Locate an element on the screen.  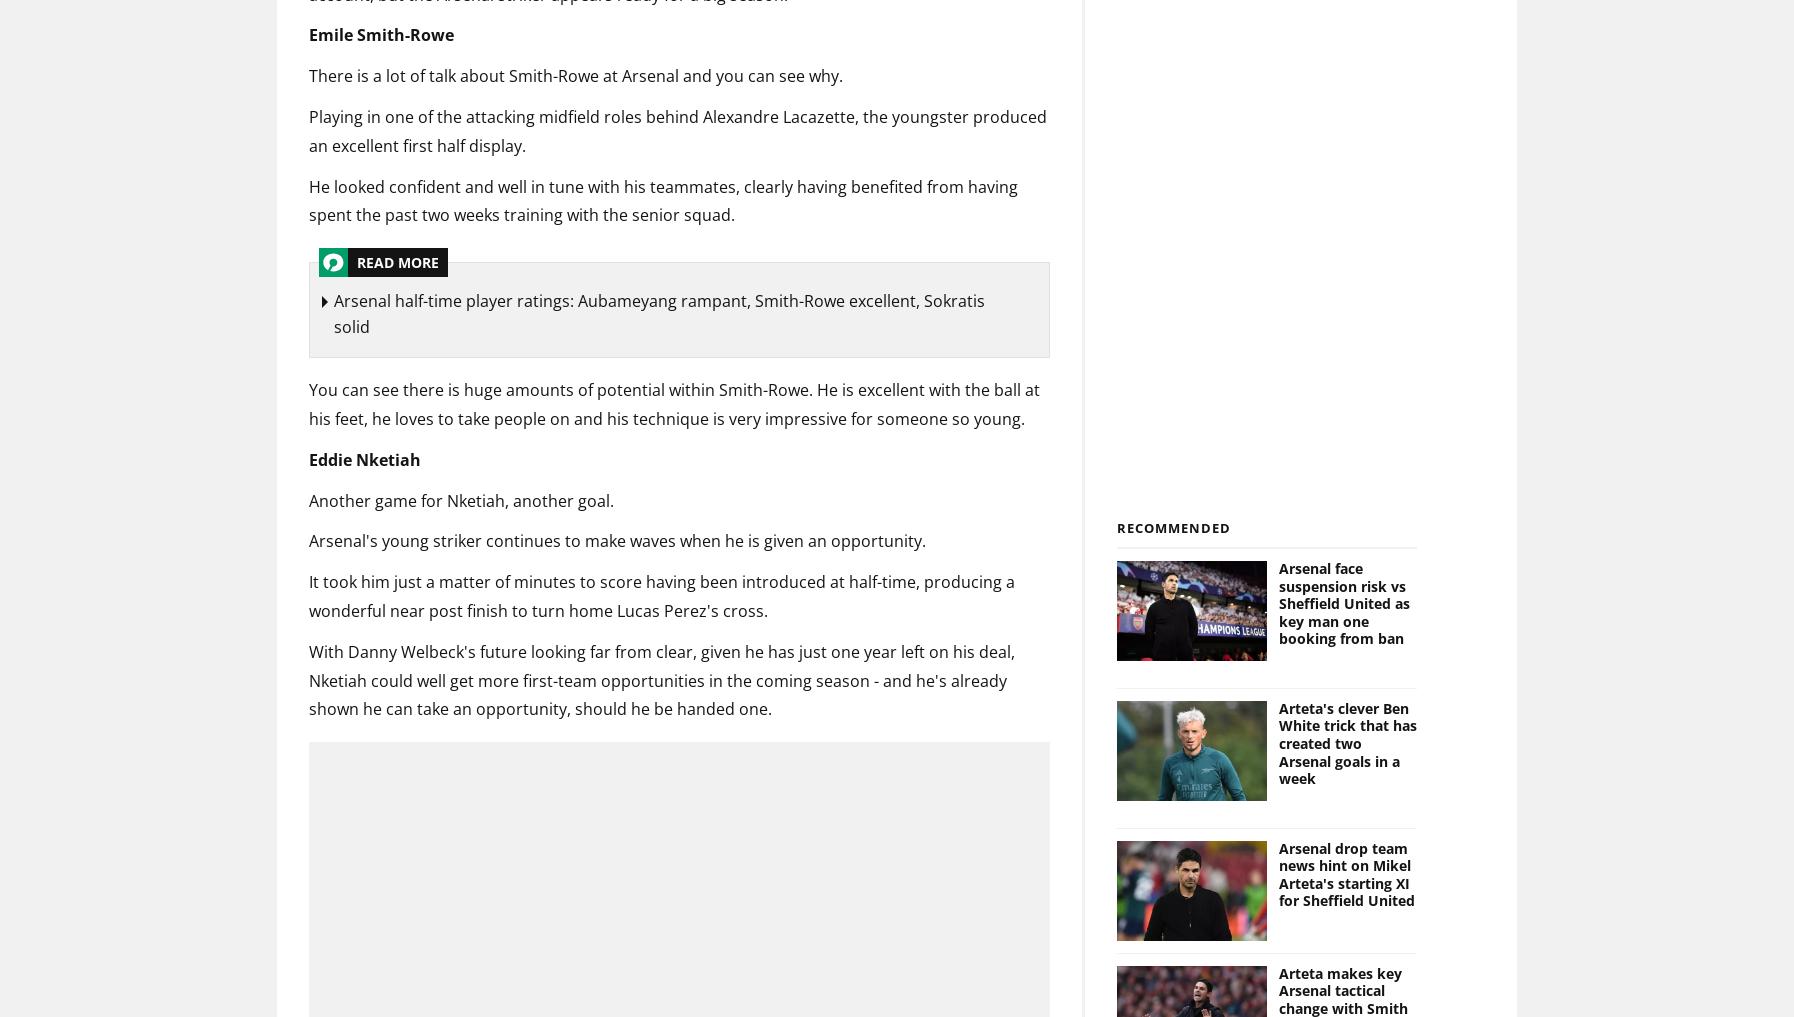
'He looked confident and well in tune with his teammates, clearly having benefited from having spent the past two weeks training with the senior squad.' is located at coordinates (663, 200).